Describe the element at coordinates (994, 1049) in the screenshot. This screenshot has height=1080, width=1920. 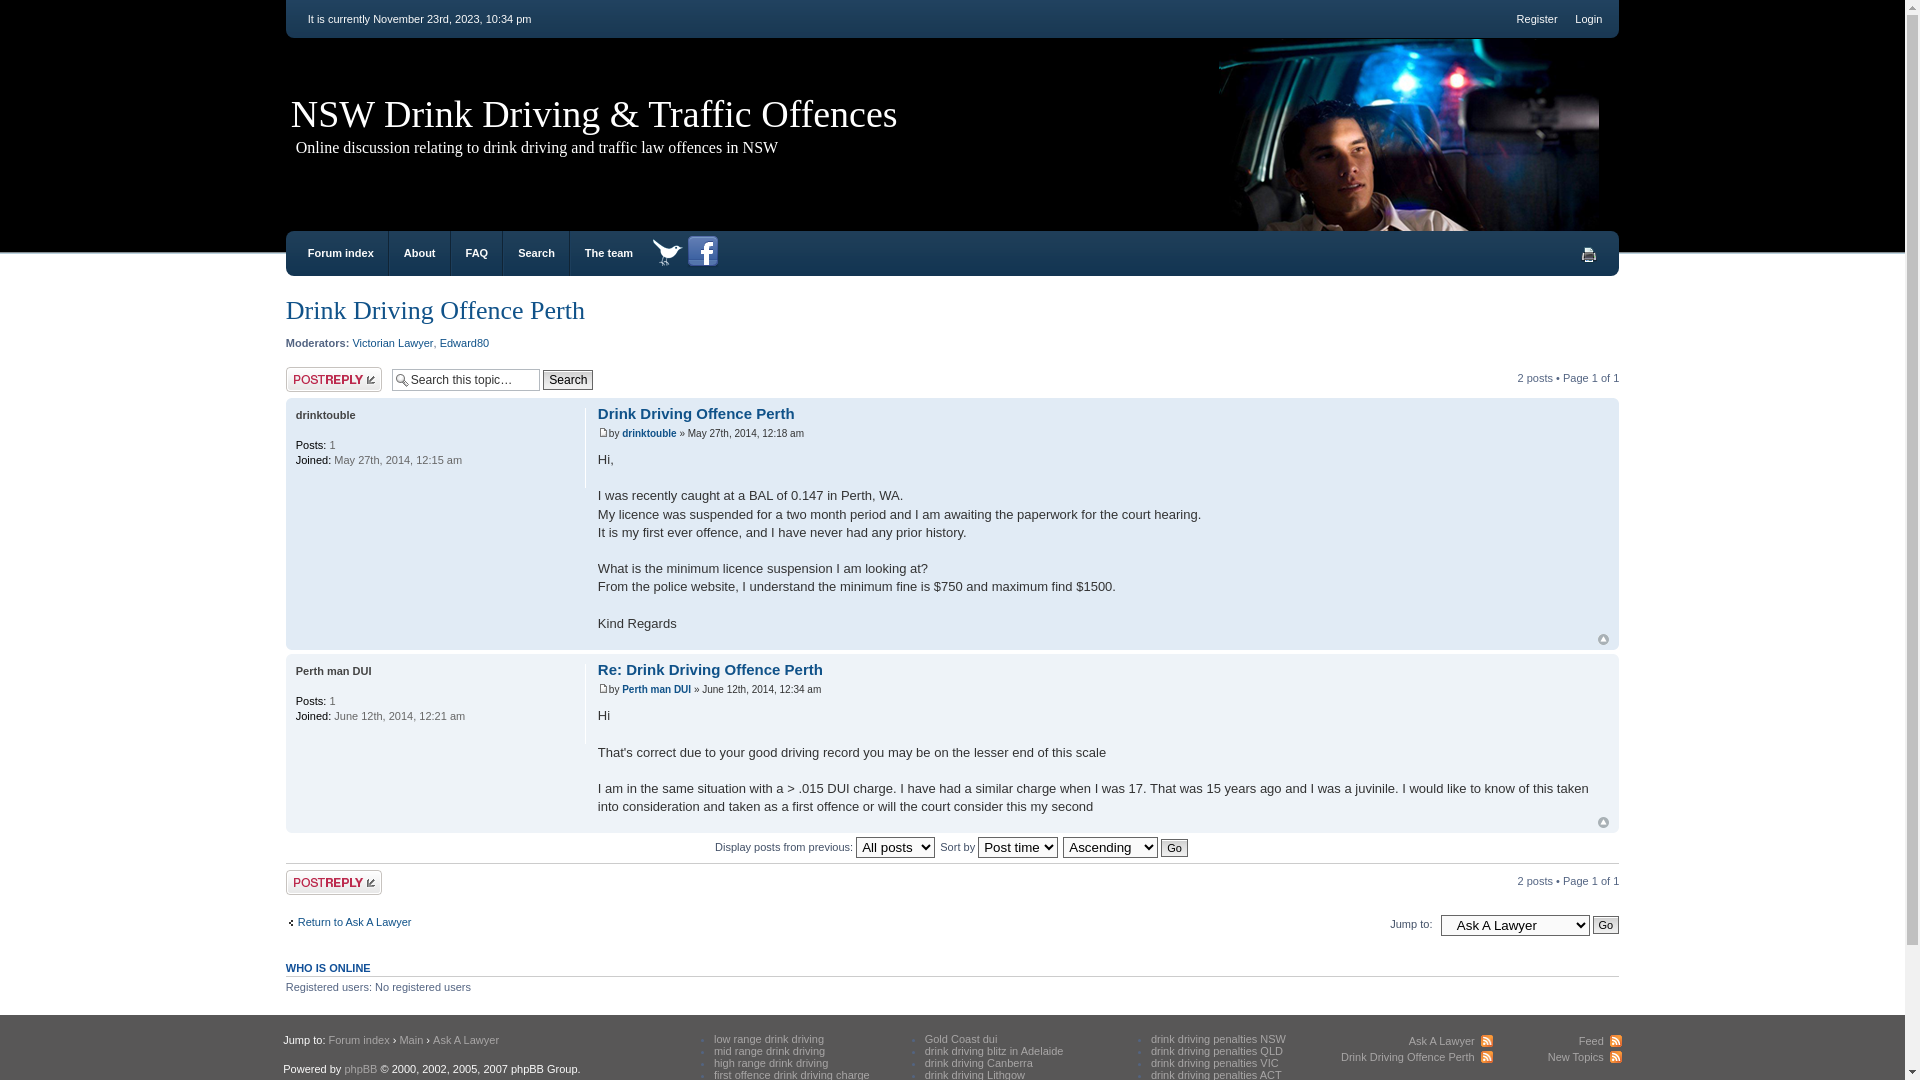
I see `'drink driving blitz in Adelaide'` at that location.